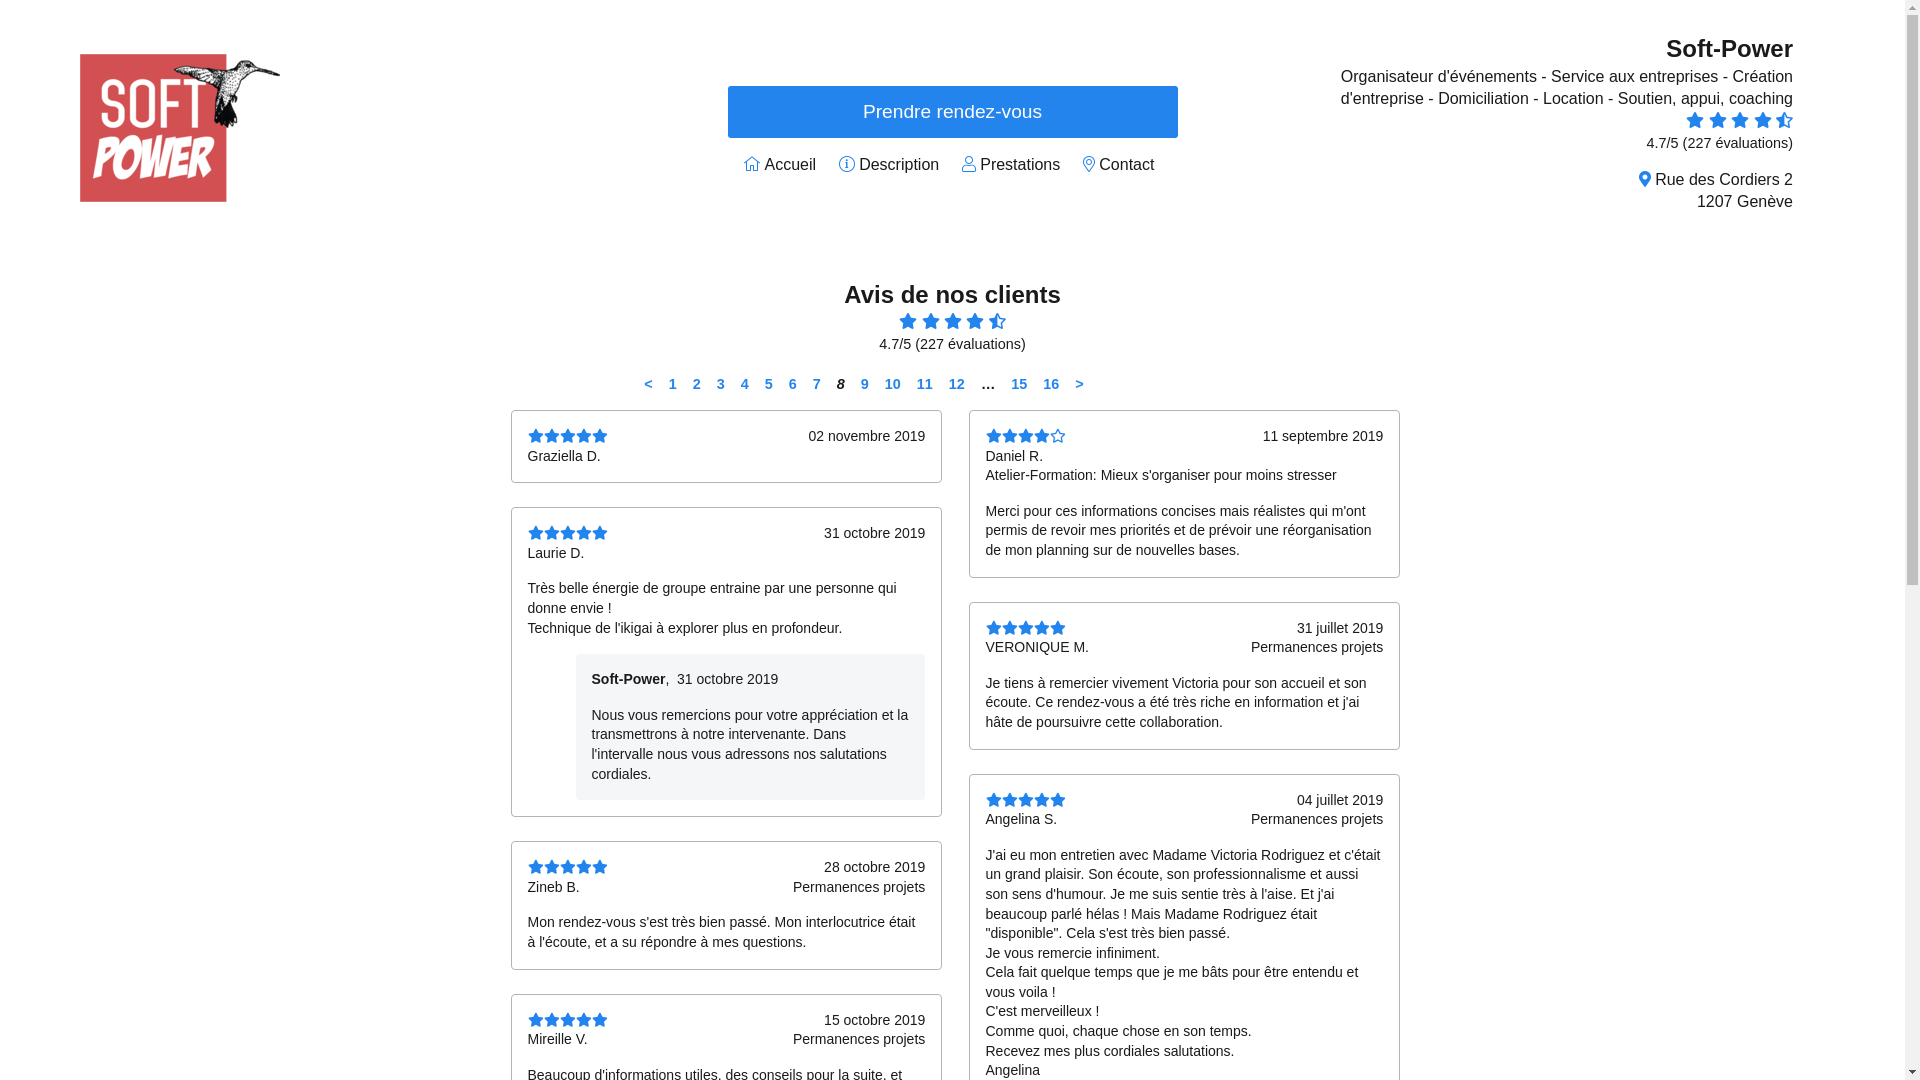 This screenshot has height=1080, width=1920. What do you see at coordinates (955, 384) in the screenshot?
I see `'12'` at bounding box center [955, 384].